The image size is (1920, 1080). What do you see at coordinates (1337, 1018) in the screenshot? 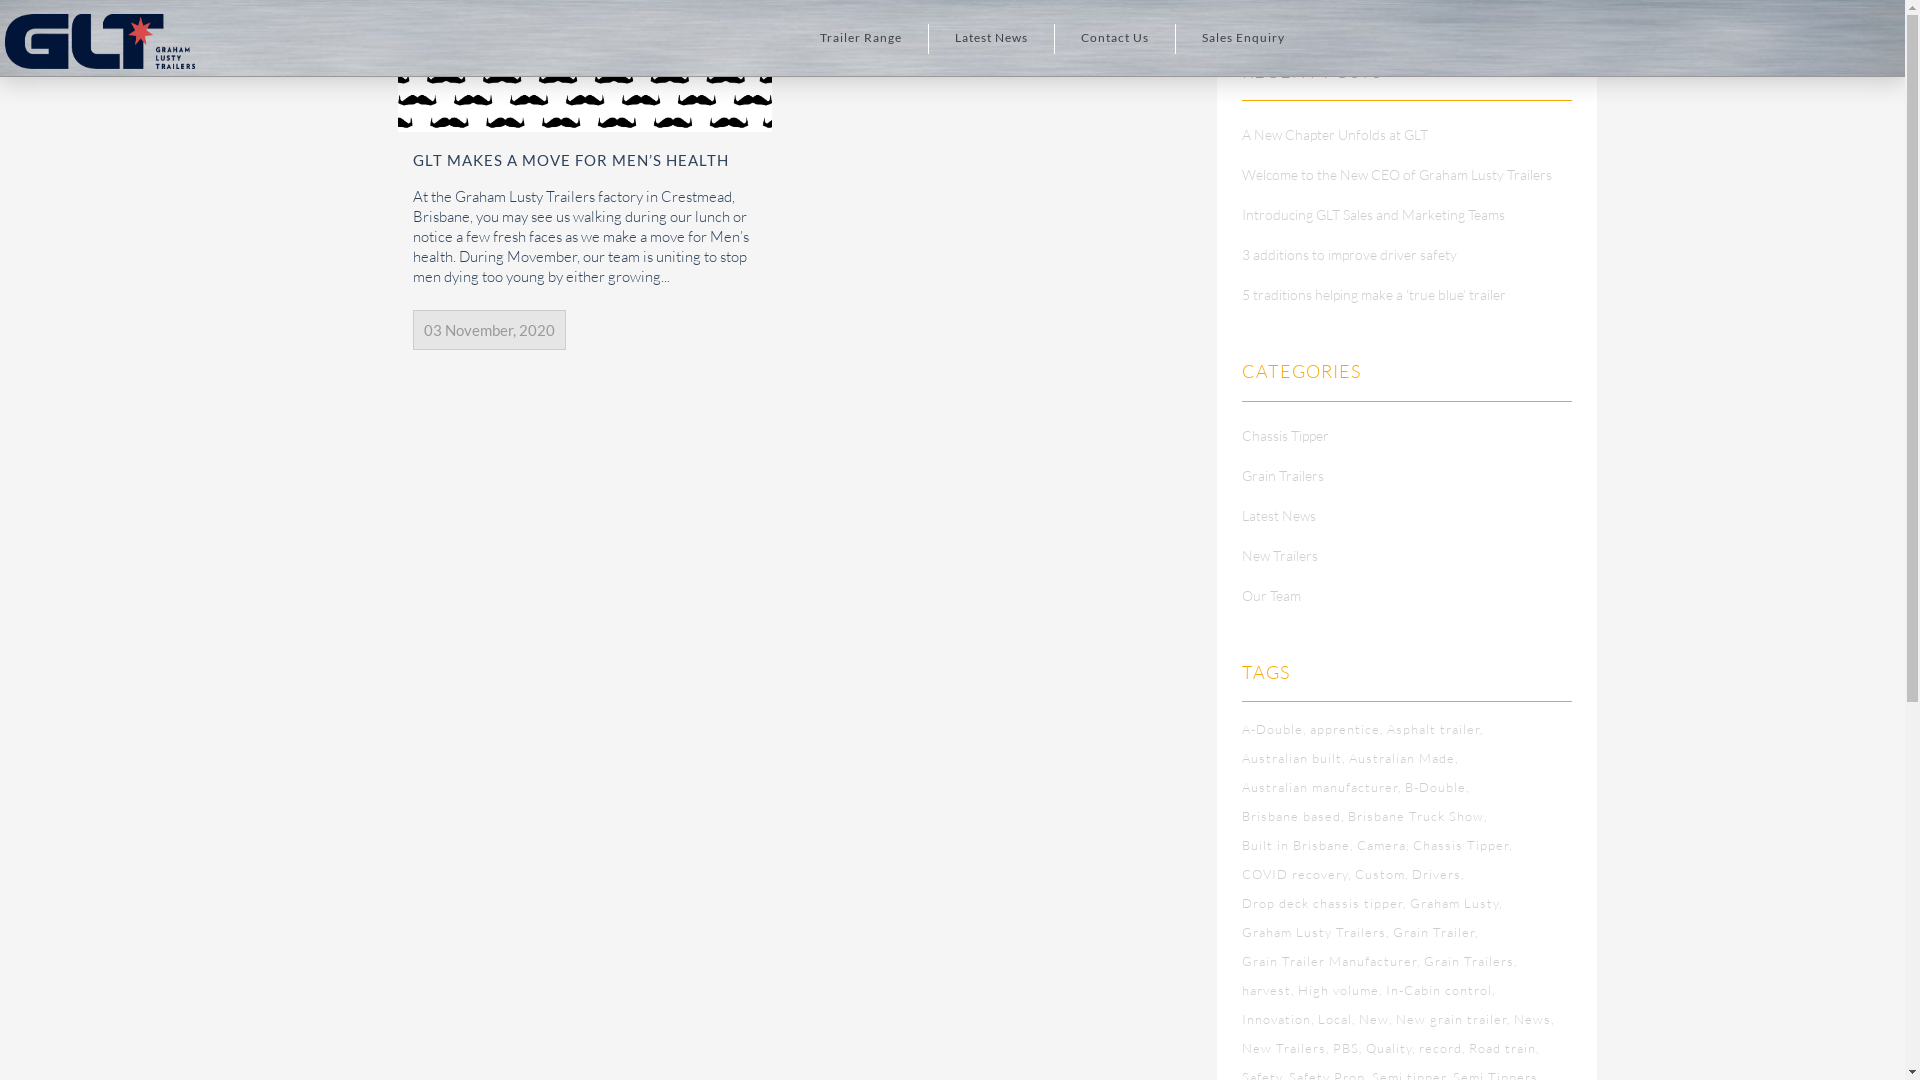
I see `'Local'` at bounding box center [1337, 1018].